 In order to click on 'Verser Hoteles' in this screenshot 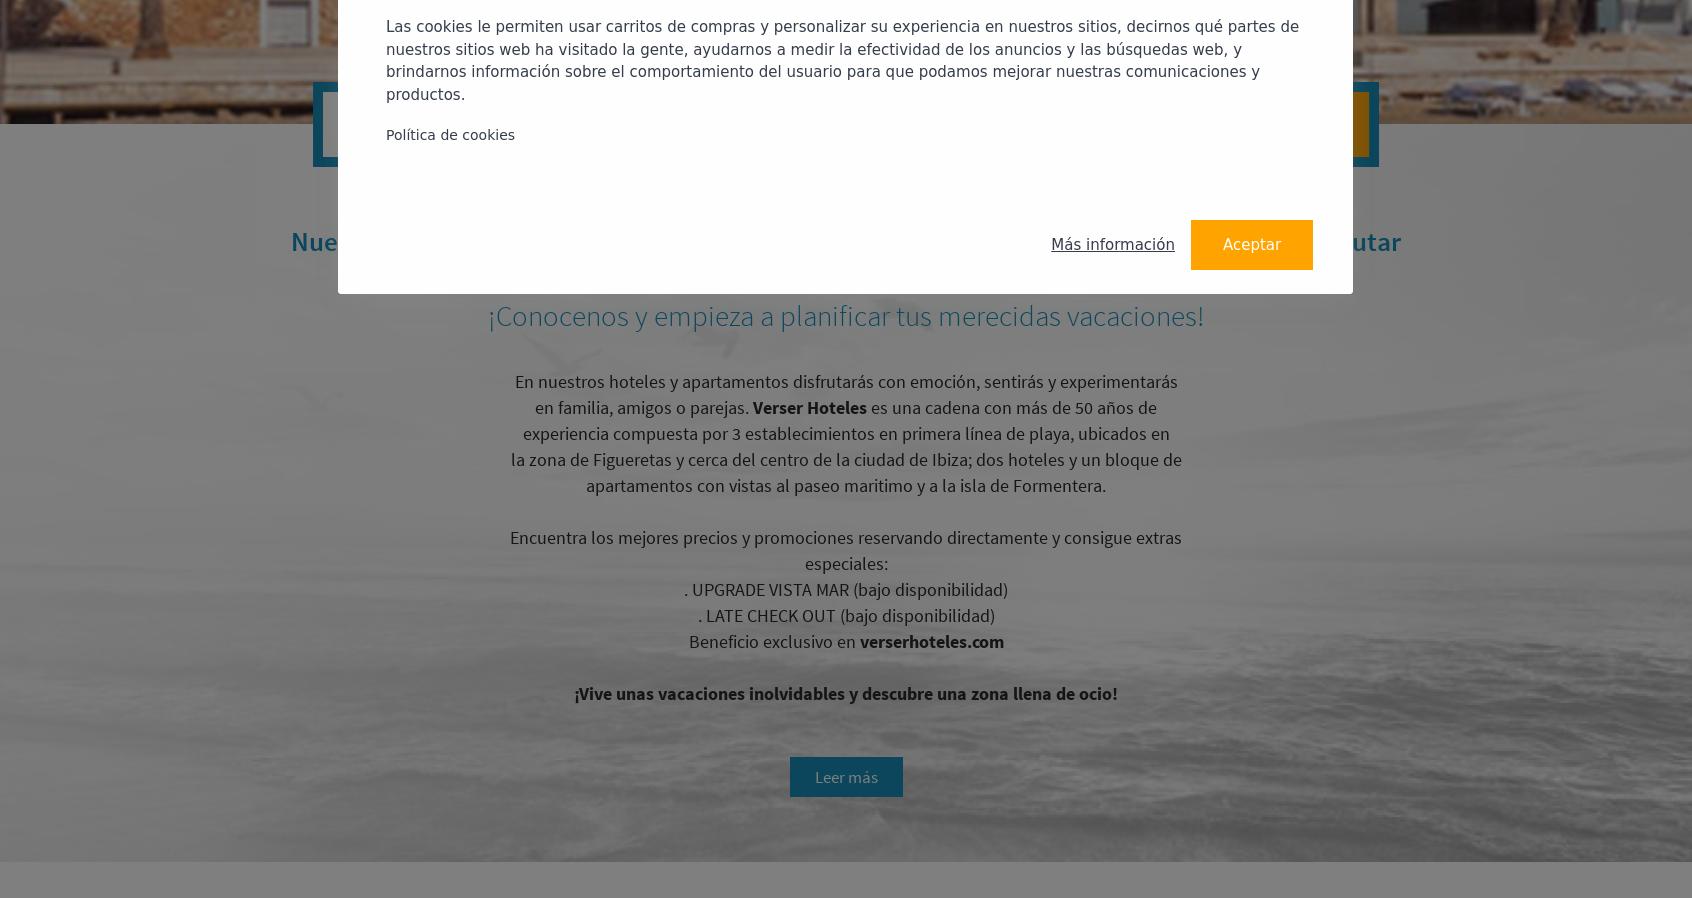, I will do `click(809, 407)`.